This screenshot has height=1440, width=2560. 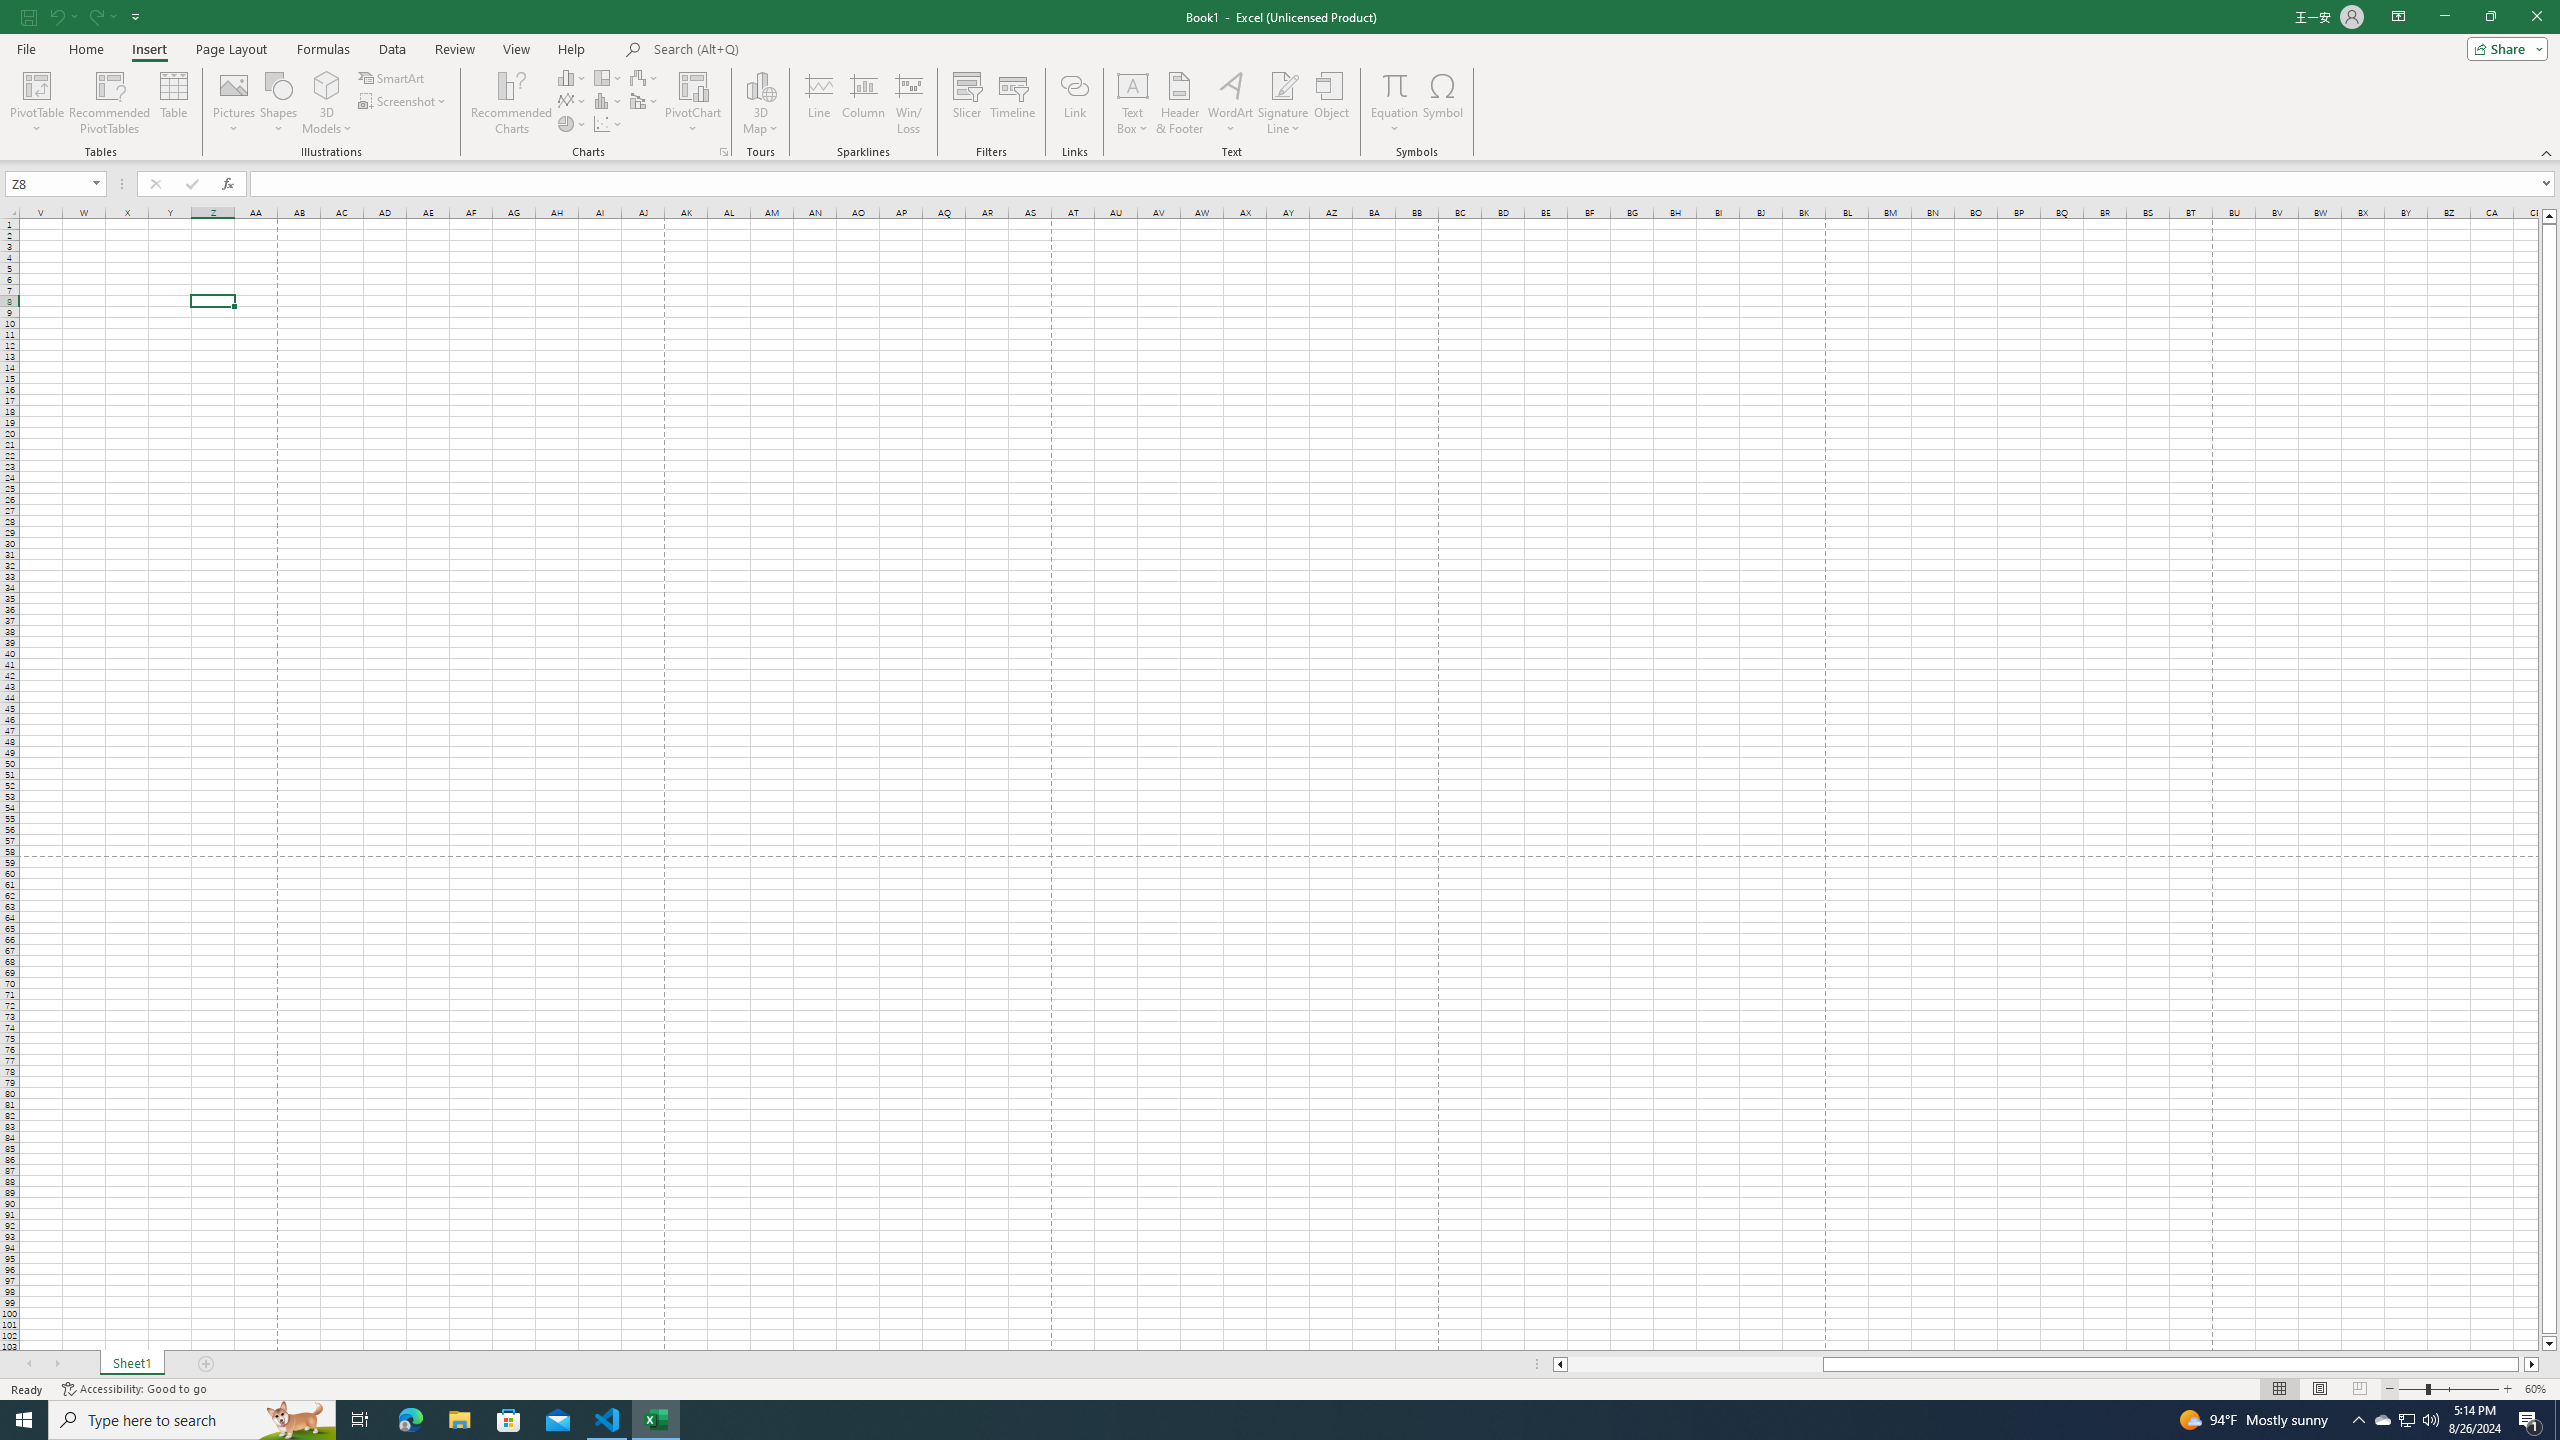 I want to click on 'Header & Footer...', so click(x=1179, y=103).